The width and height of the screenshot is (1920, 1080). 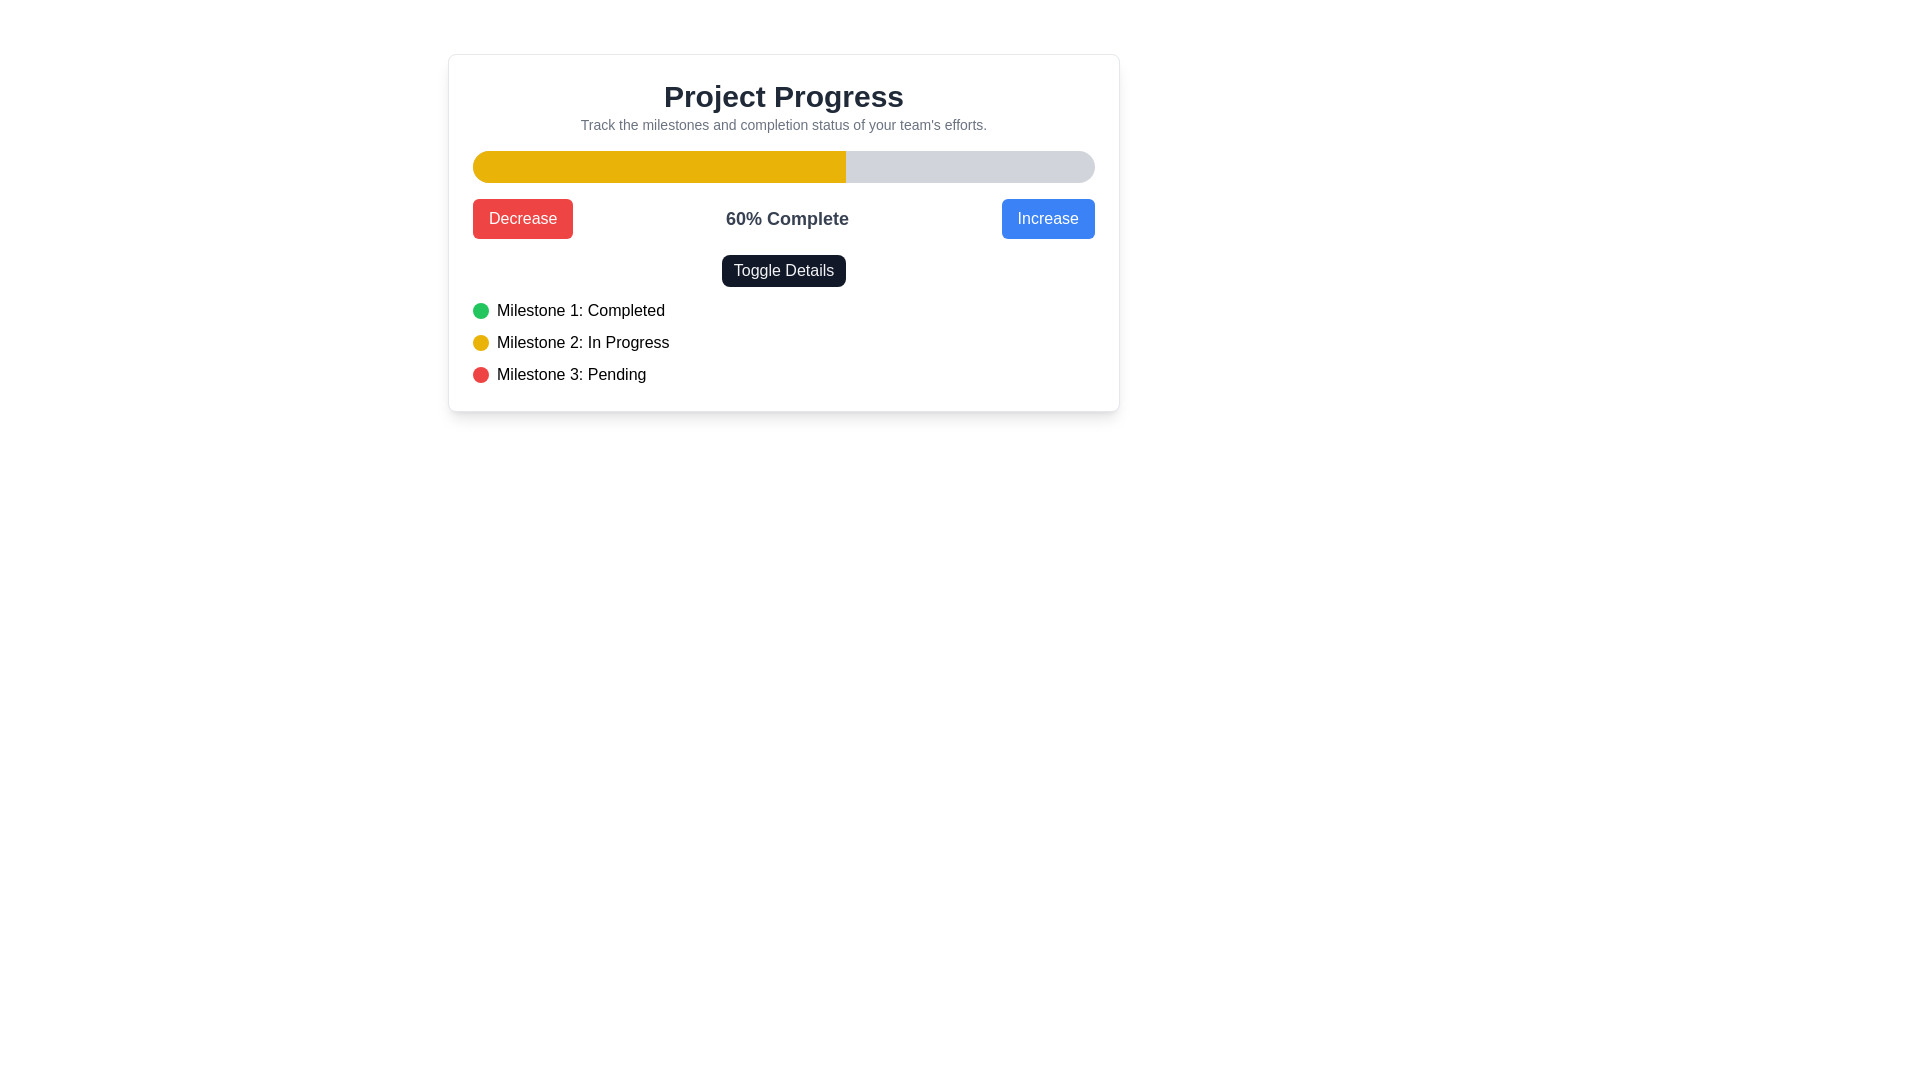 What do you see at coordinates (786, 219) in the screenshot?
I see `the static text label displaying '60% Complete' located centrally beneath the progress bar, between the 'Decrease' and 'Increase' buttons` at bounding box center [786, 219].